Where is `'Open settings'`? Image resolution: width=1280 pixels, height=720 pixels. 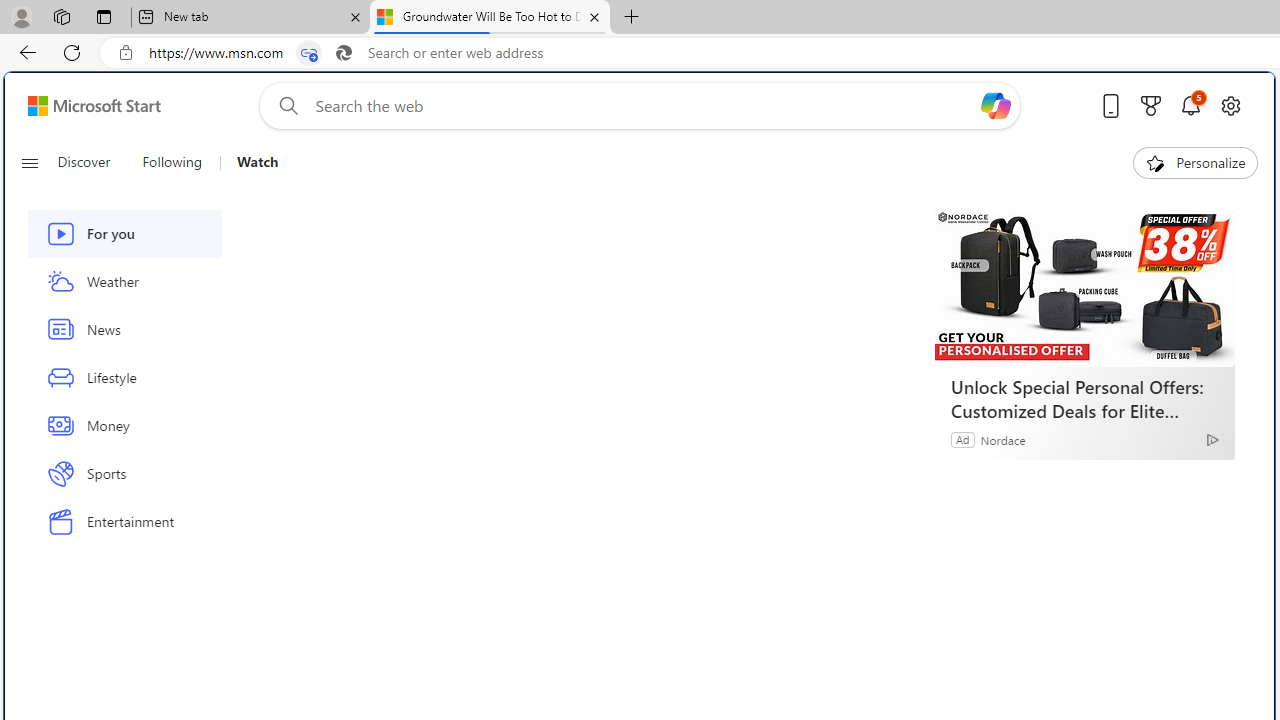 'Open settings' is located at coordinates (1229, 105).